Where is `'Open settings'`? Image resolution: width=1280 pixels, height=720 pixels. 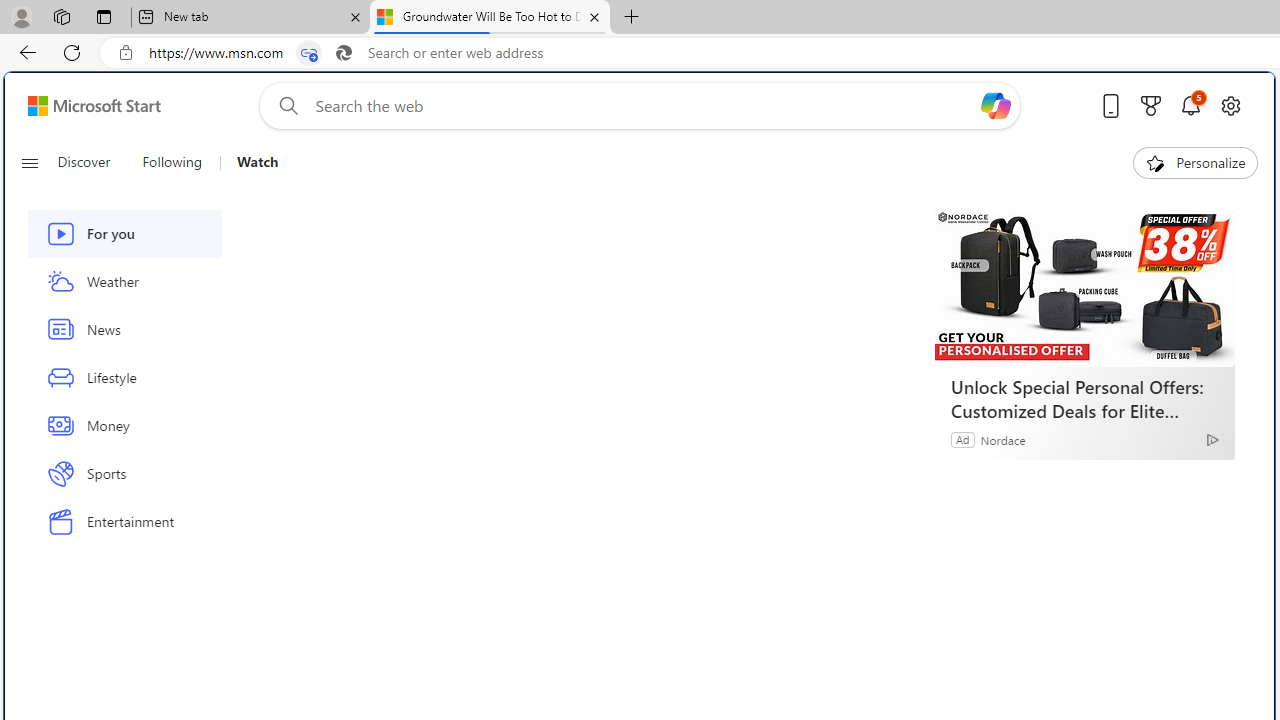 'Open settings' is located at coordinates (1229, 105).